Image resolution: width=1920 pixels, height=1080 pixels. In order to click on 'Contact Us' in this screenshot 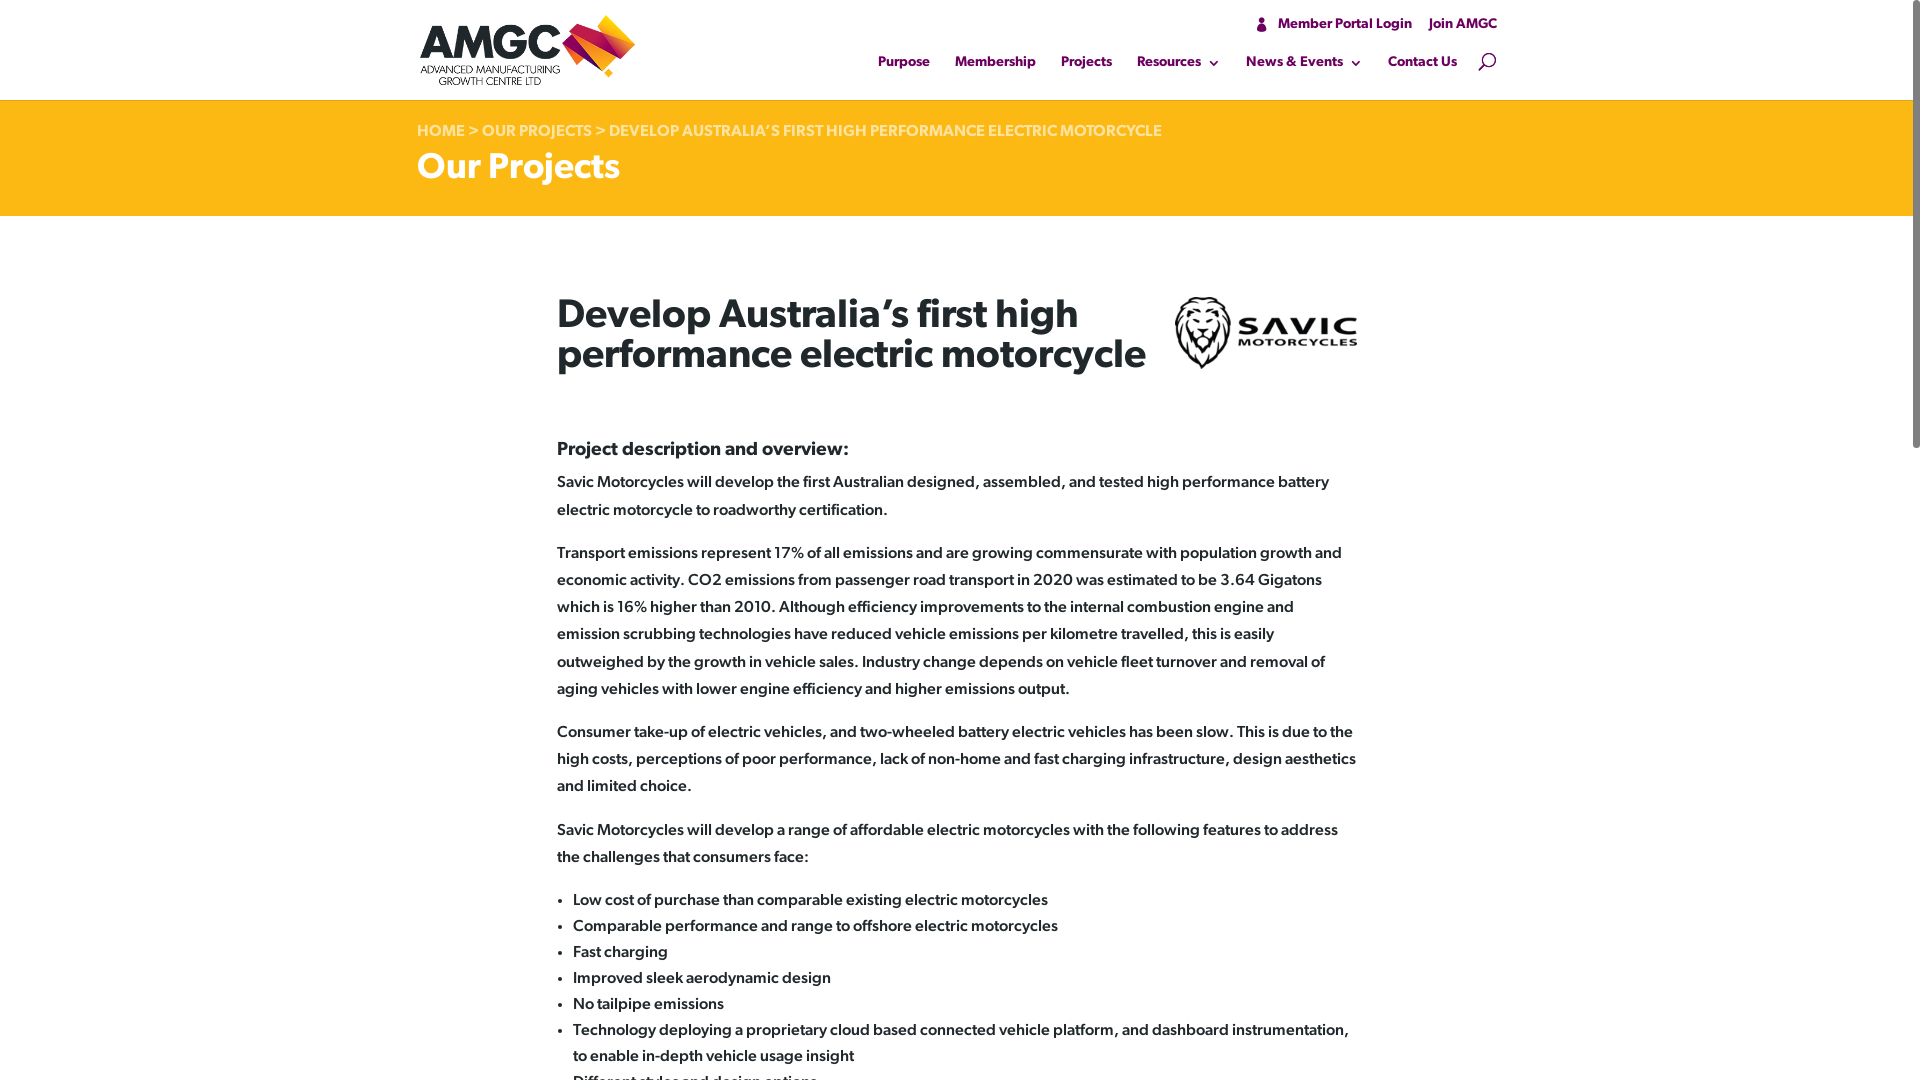, I will do `click(1421, 66)`.